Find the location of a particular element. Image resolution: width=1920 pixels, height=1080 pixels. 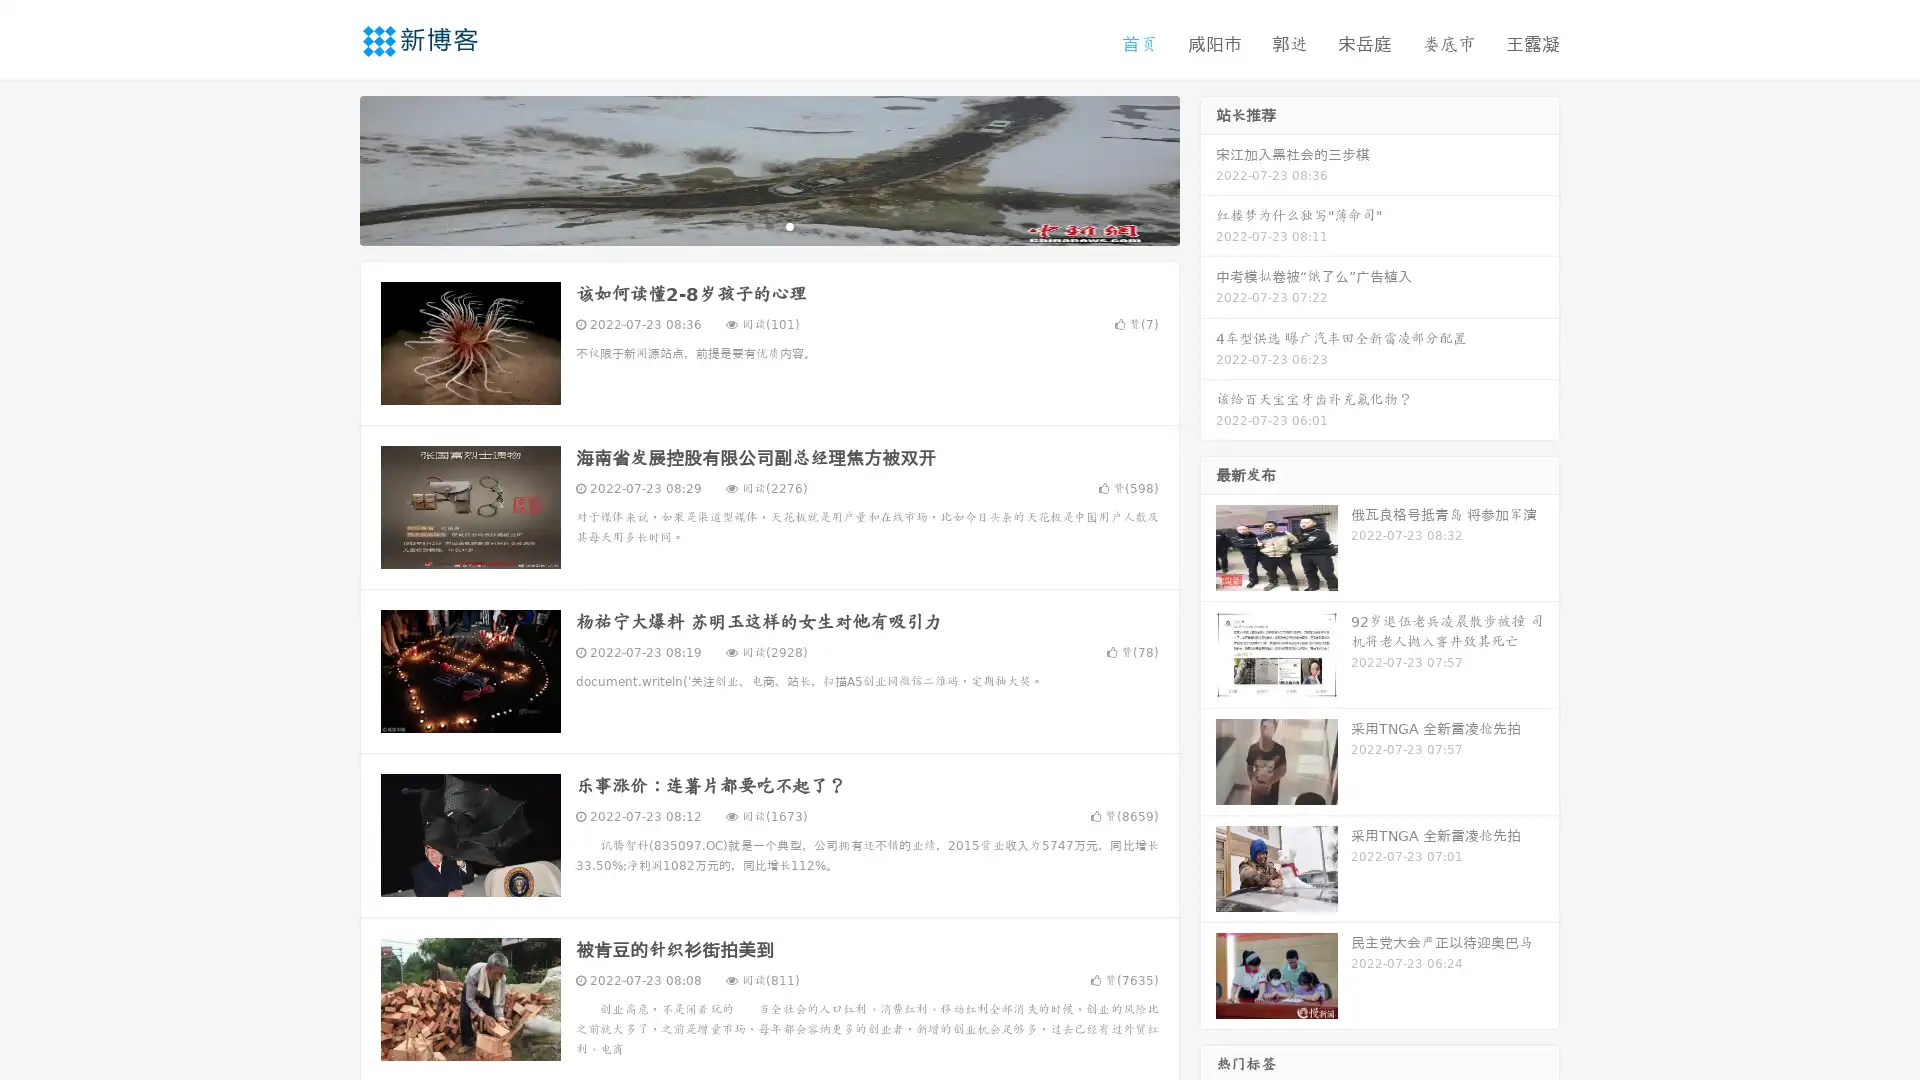

Go to slide 3 is located at coordinates (789, 225).